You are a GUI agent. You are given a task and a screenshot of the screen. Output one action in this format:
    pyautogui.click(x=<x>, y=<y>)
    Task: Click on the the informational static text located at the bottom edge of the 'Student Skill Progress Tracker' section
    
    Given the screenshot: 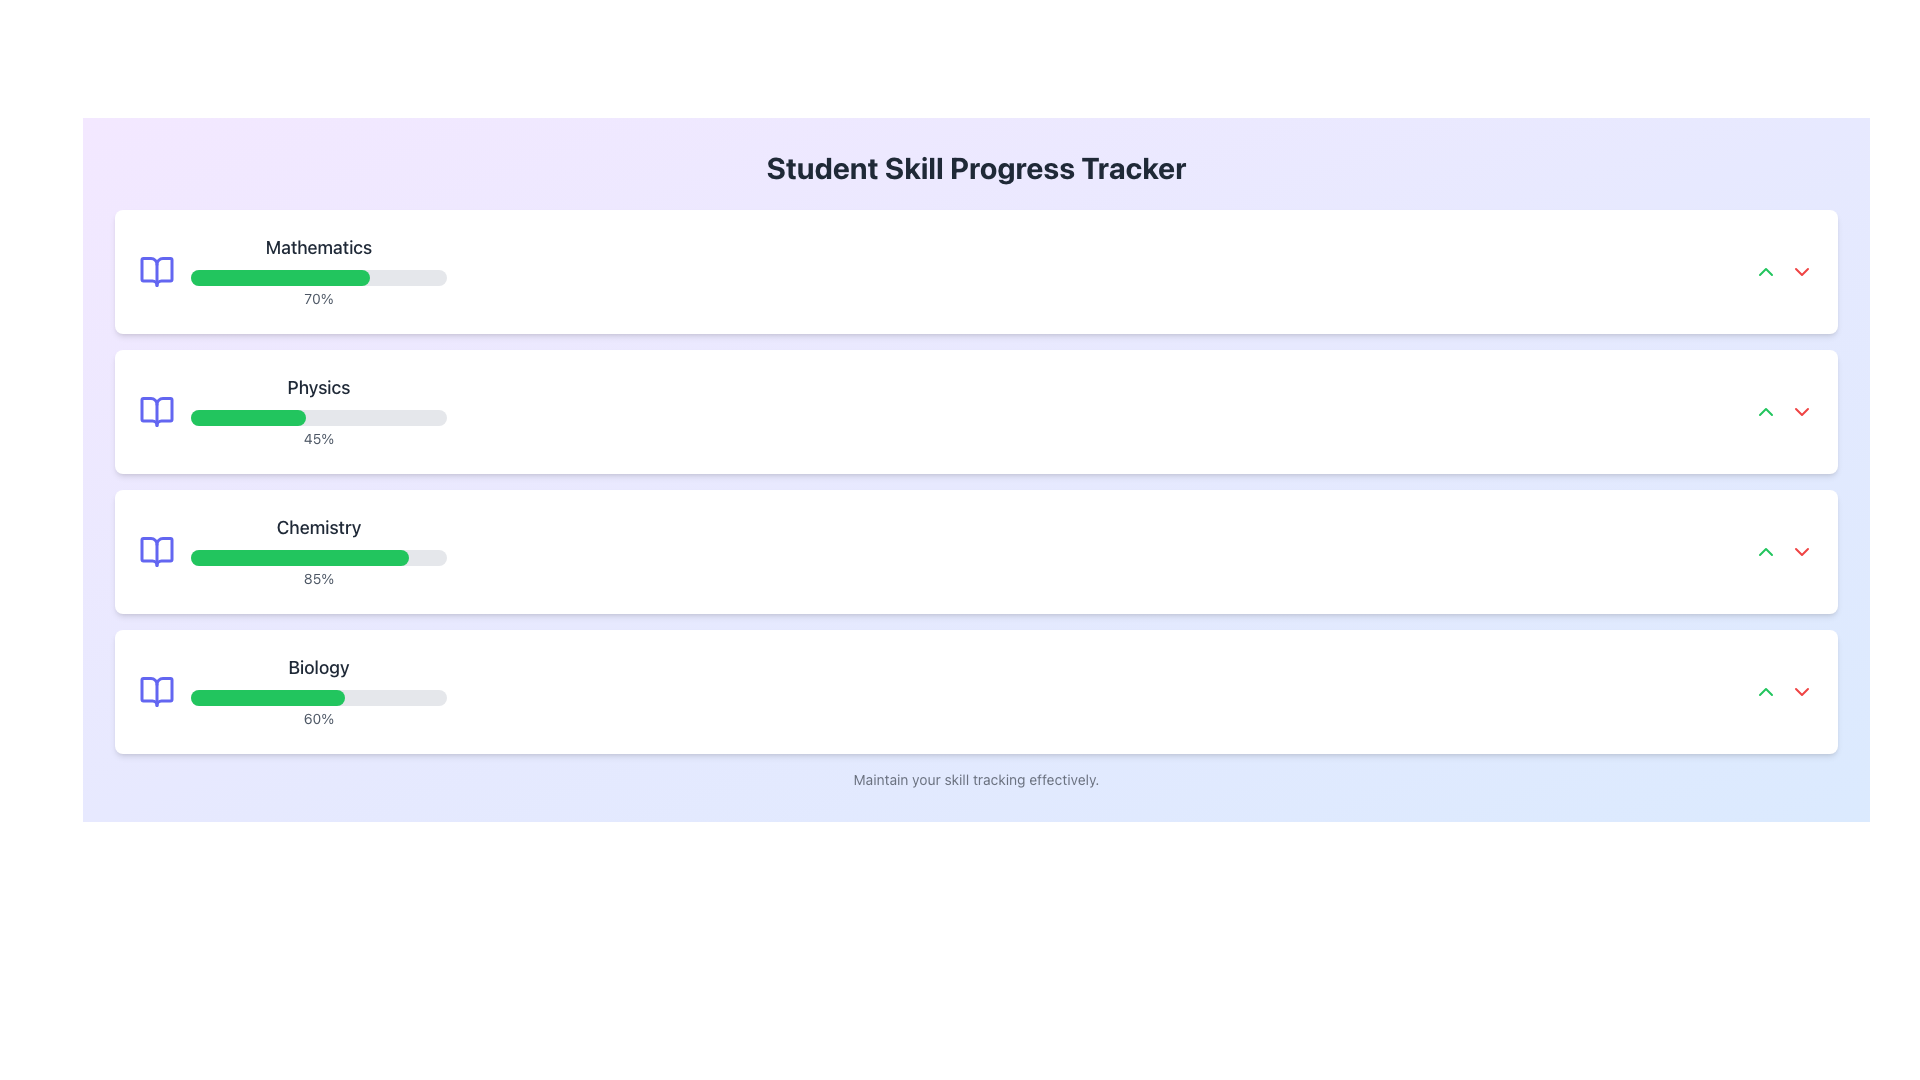 What is the action you would take?
    pyautogui.click(x=976, y=778)
    